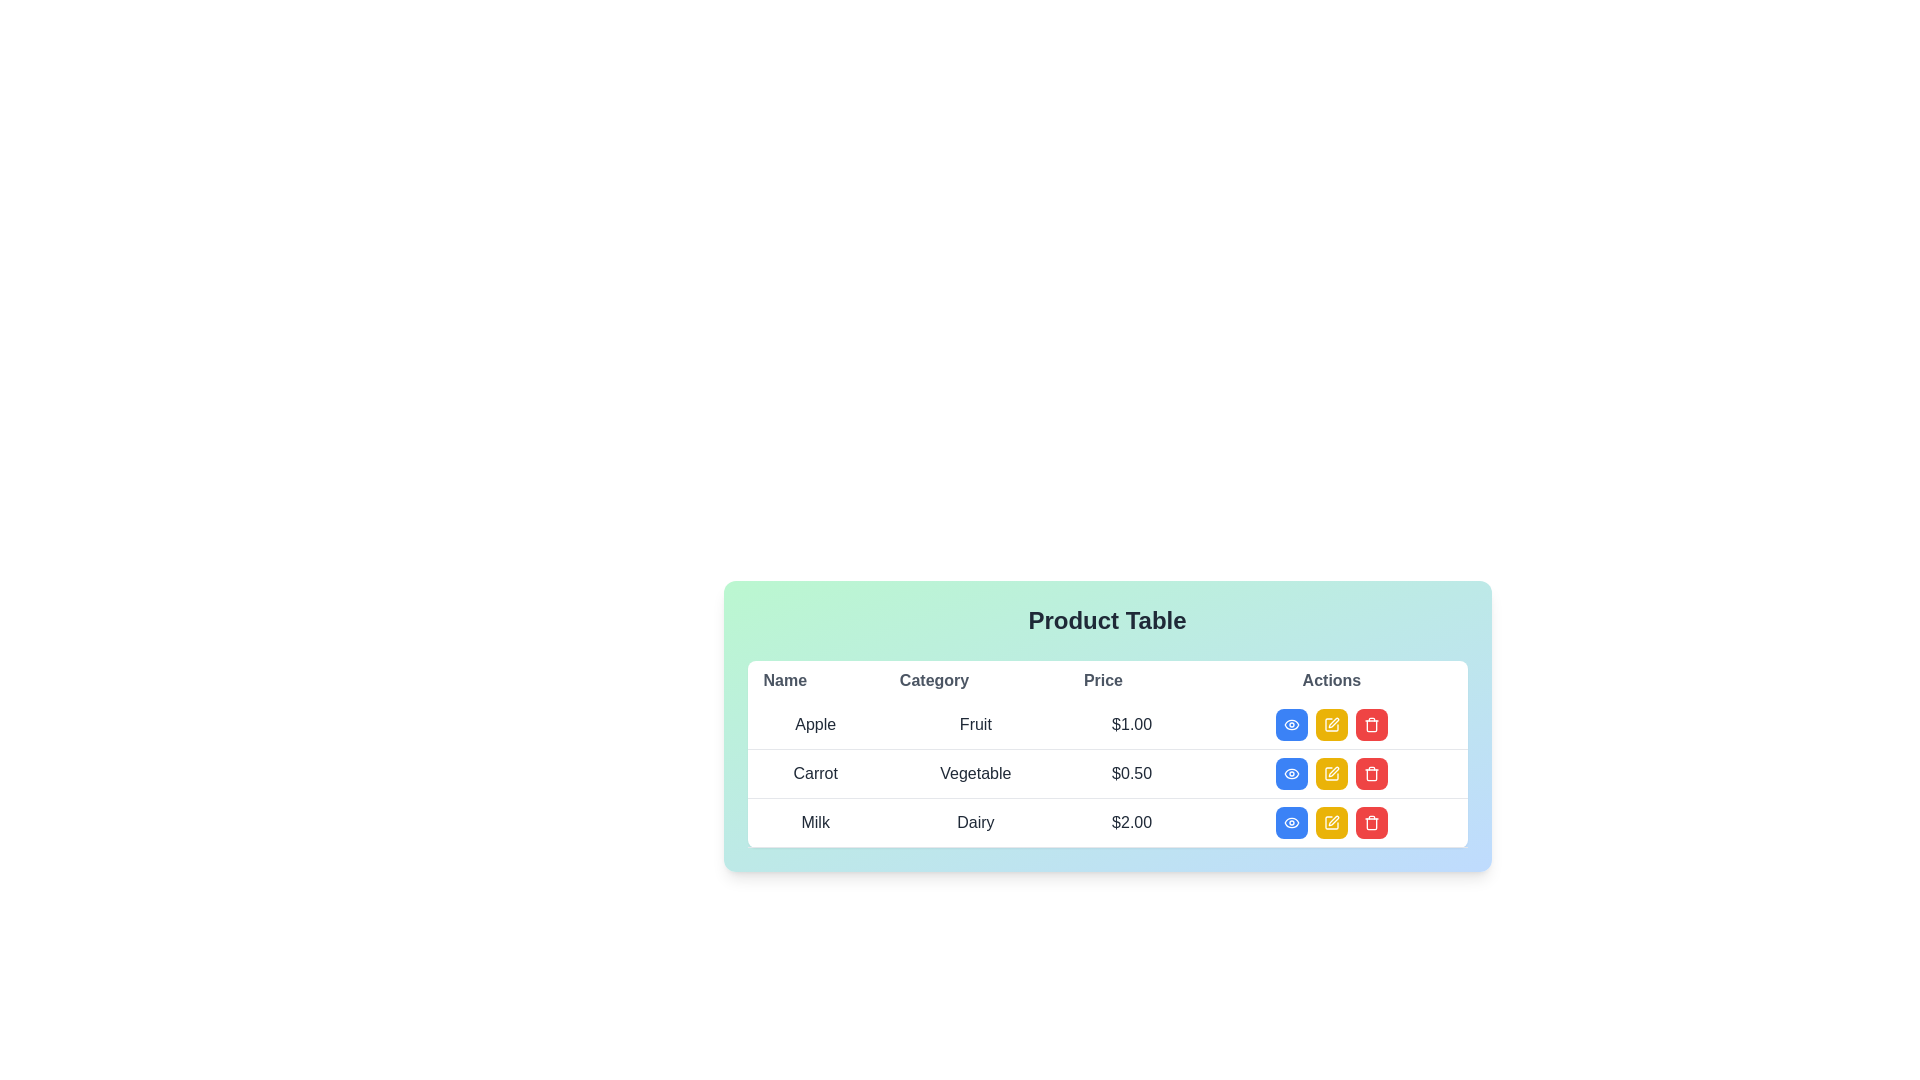 The image size is (1920, 1080). I want to click on the bright yellow edit button with a white pen icon in the 'Actions' column for the 'Carrot' product entry to initiate the edit action, so click(1331, 725).